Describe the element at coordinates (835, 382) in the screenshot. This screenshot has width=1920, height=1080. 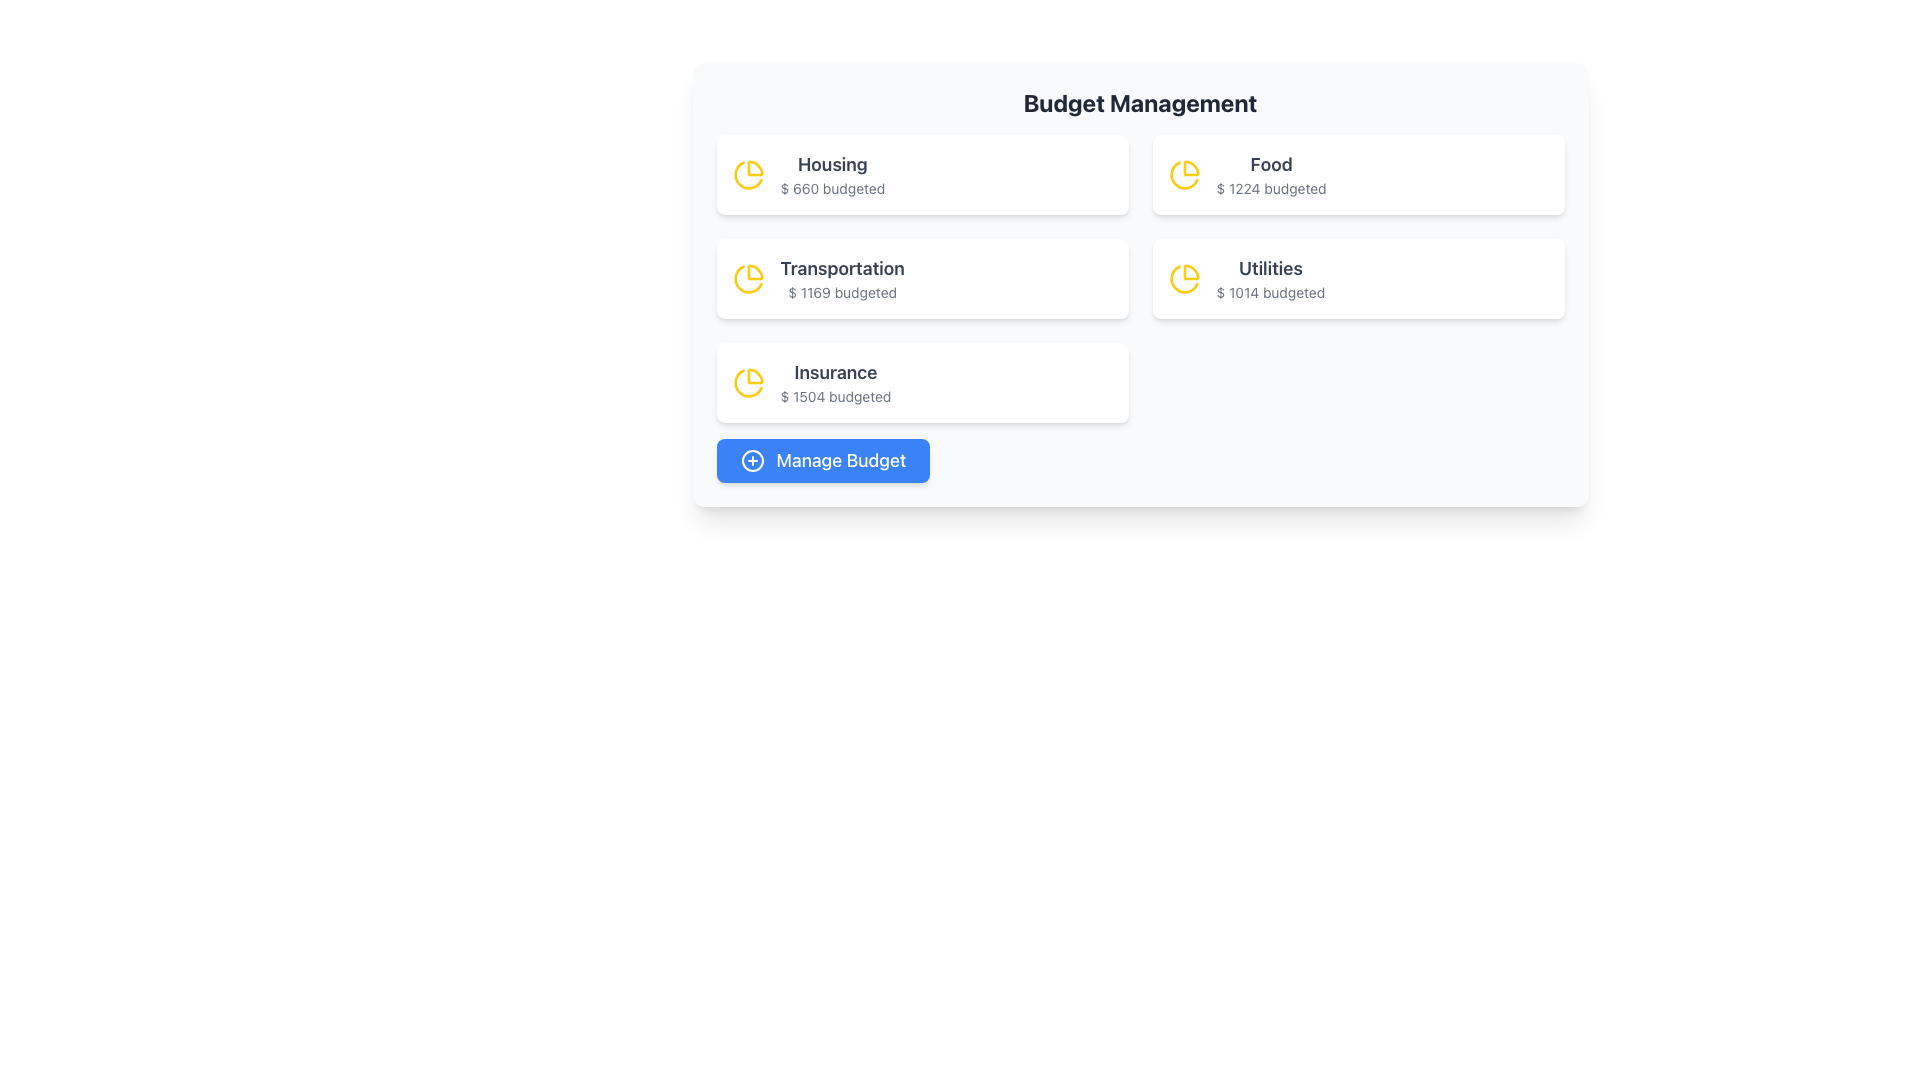
I see `the 'Insurance' text block element that displays the budget of '$ 1504 budgeted' within the bottom-left card of the 'Budget Management' section` at that location.